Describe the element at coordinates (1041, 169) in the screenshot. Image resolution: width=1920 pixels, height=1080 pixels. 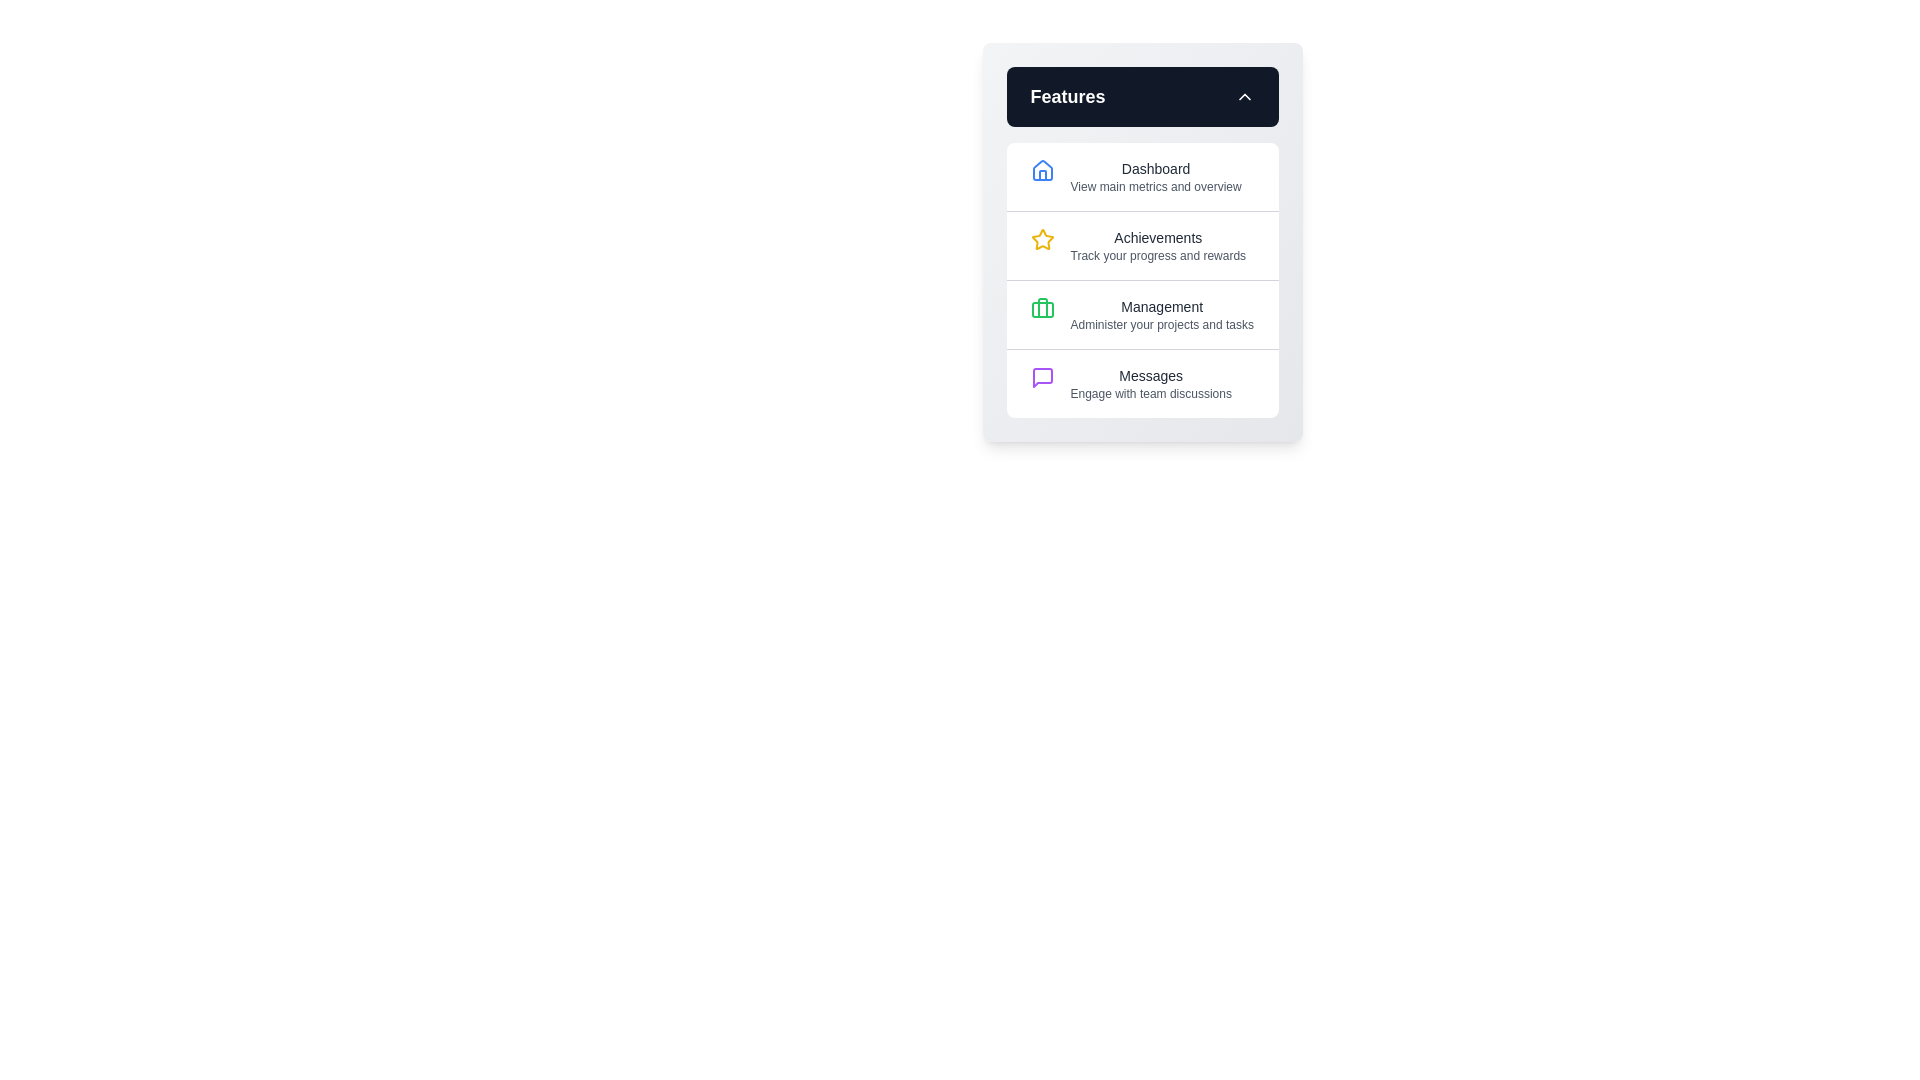
I see `the house-shaped icon representing the 'Dashboard' menu item to trigger potential hover effects` at that location.